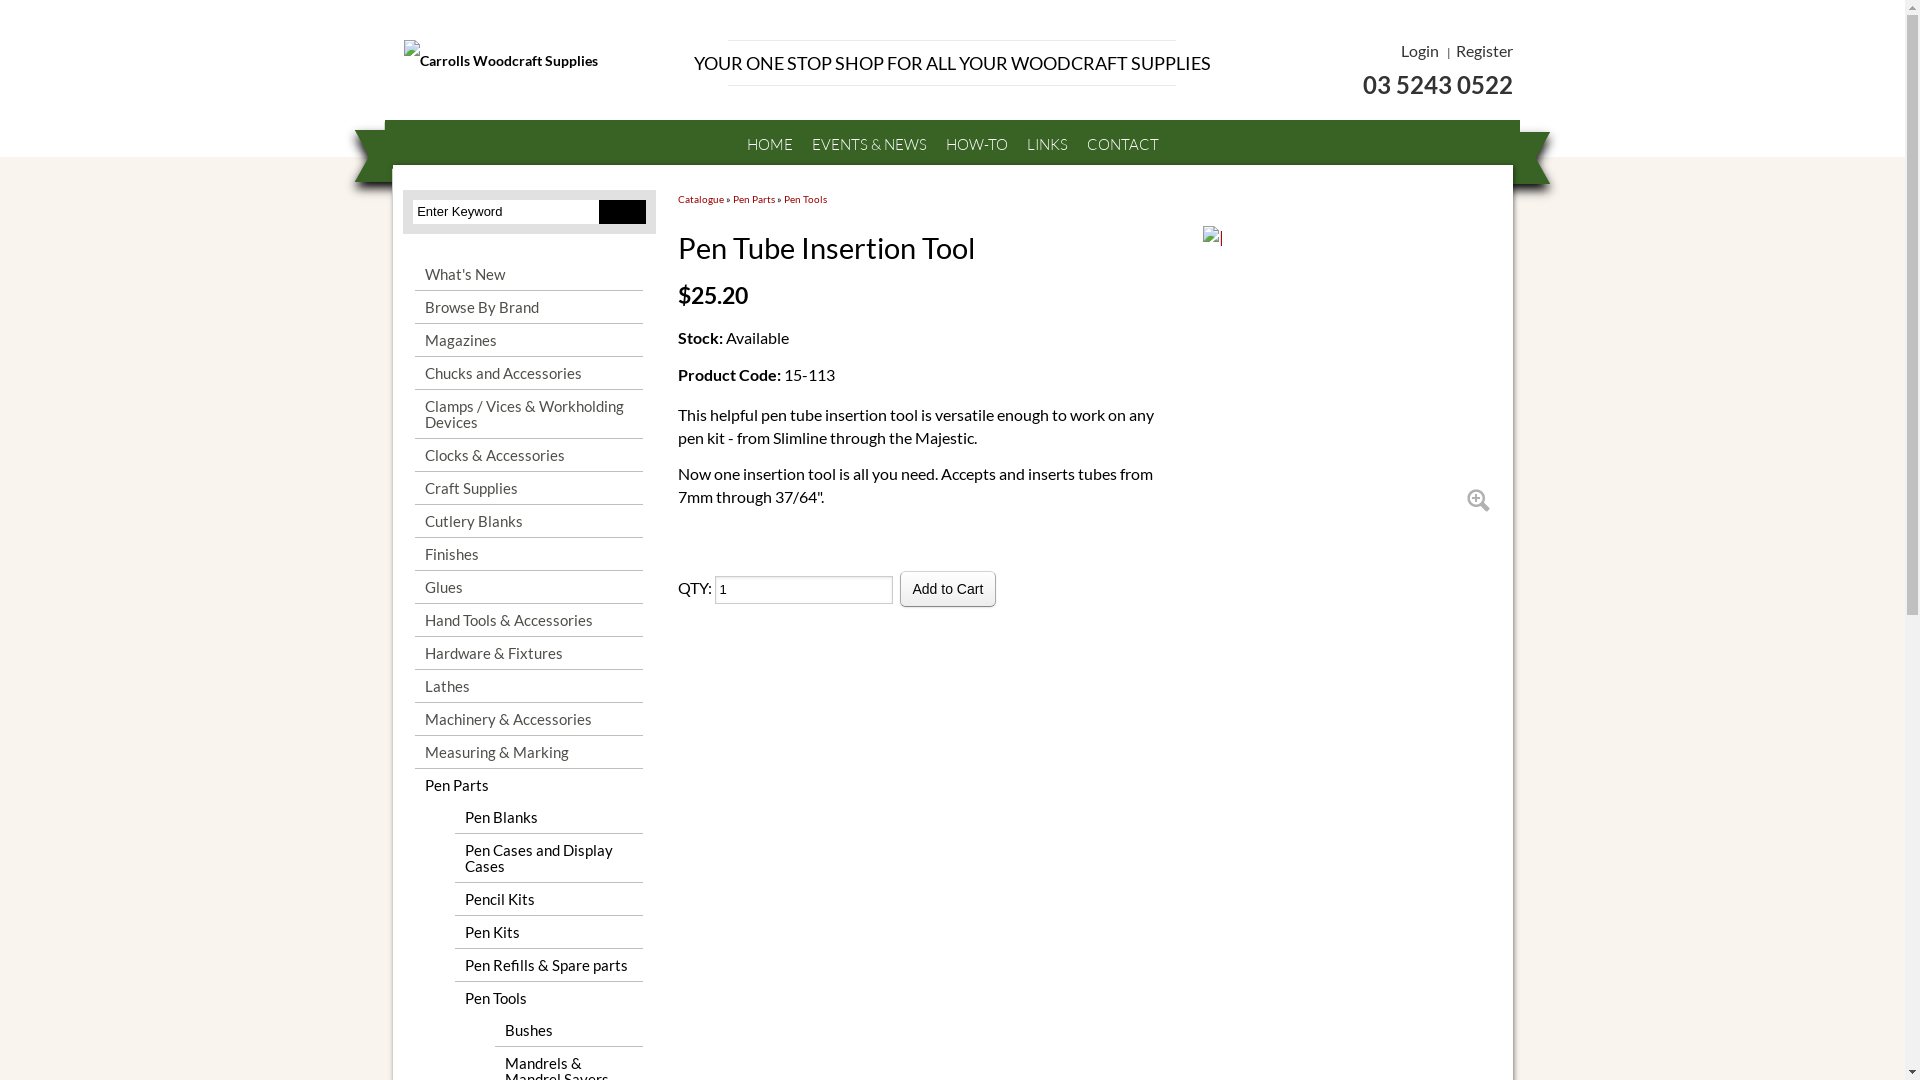 This screenshot has width=1920, height=1080. I want to click on 'Finishes', so click(528, 554).